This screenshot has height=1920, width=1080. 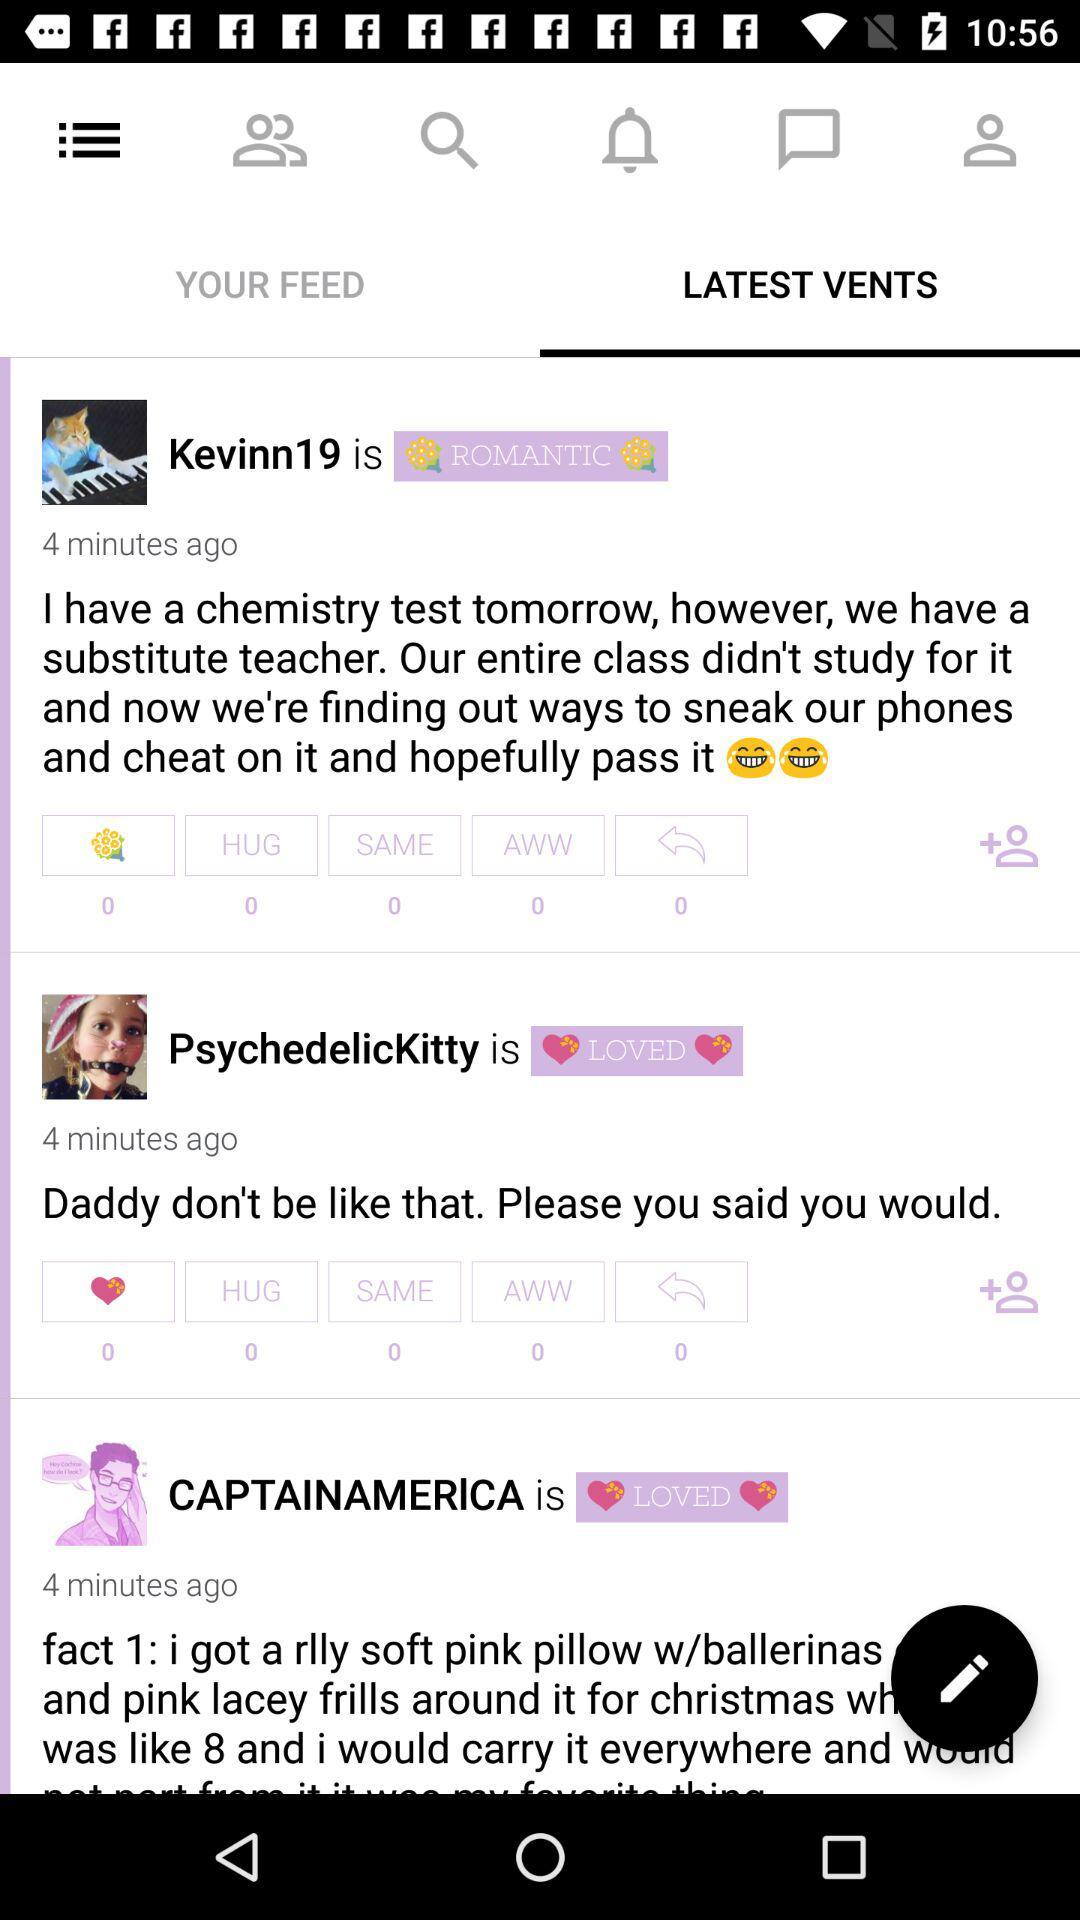 I want to click on profile, so click(x=94, y=1045).